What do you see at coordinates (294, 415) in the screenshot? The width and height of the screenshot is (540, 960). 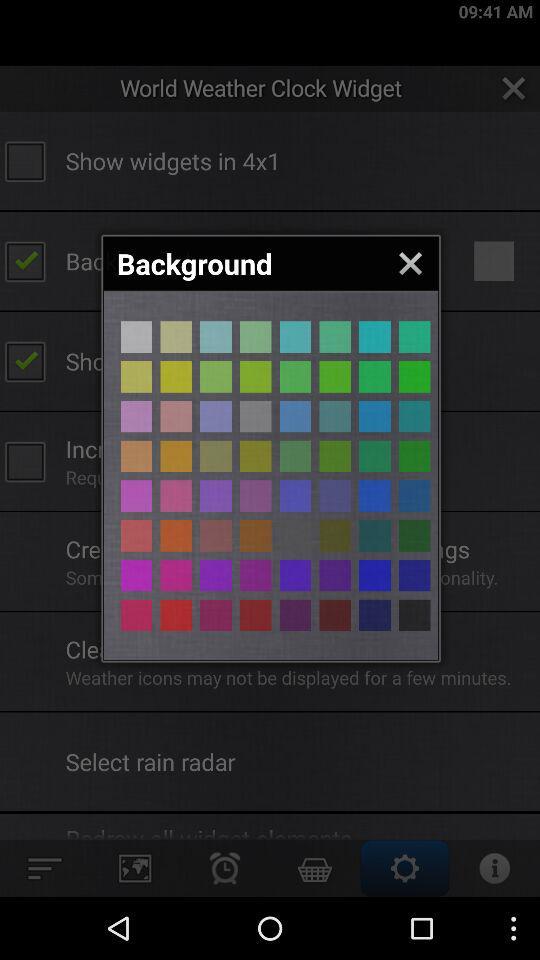 I see `background button` at bounding box center [294, 415].